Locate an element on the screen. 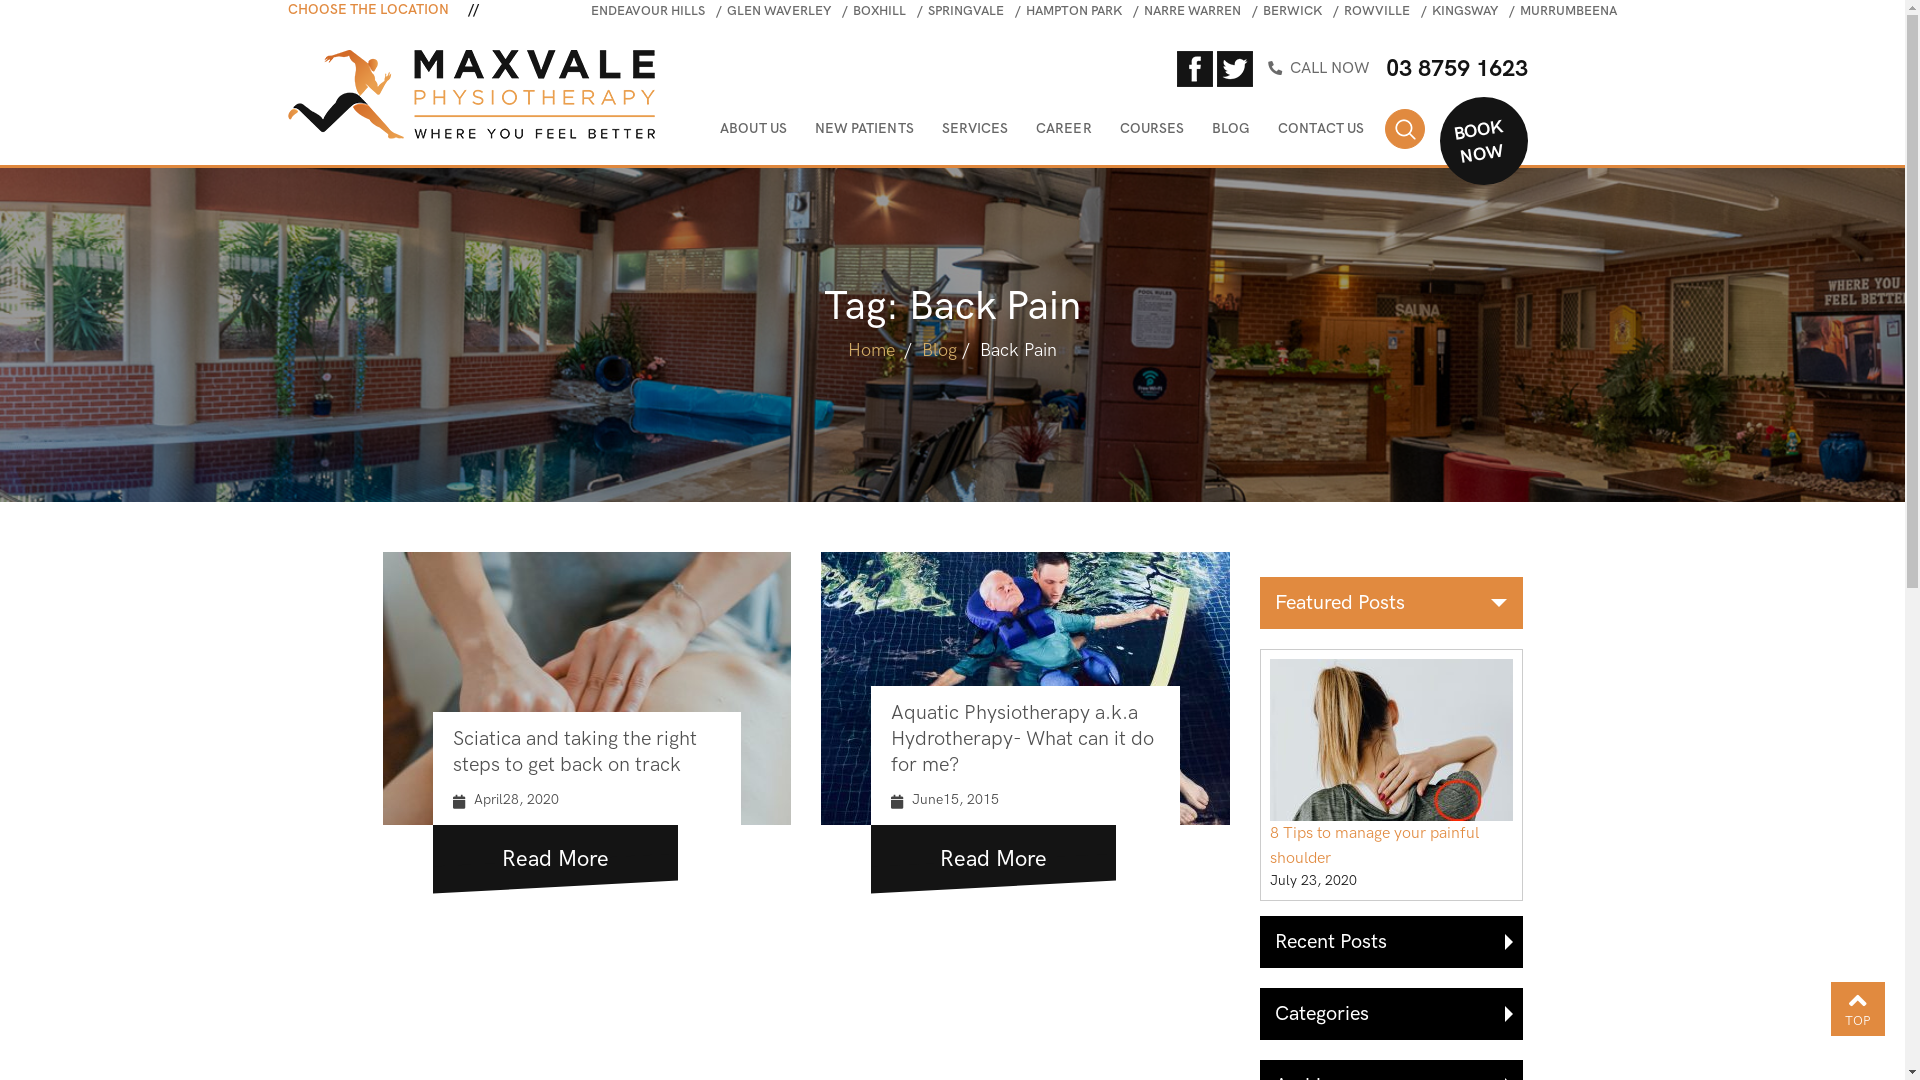 This screenshot has height=1080, width=1920. 'ABOUT US' is located at coordinates (752, 132).